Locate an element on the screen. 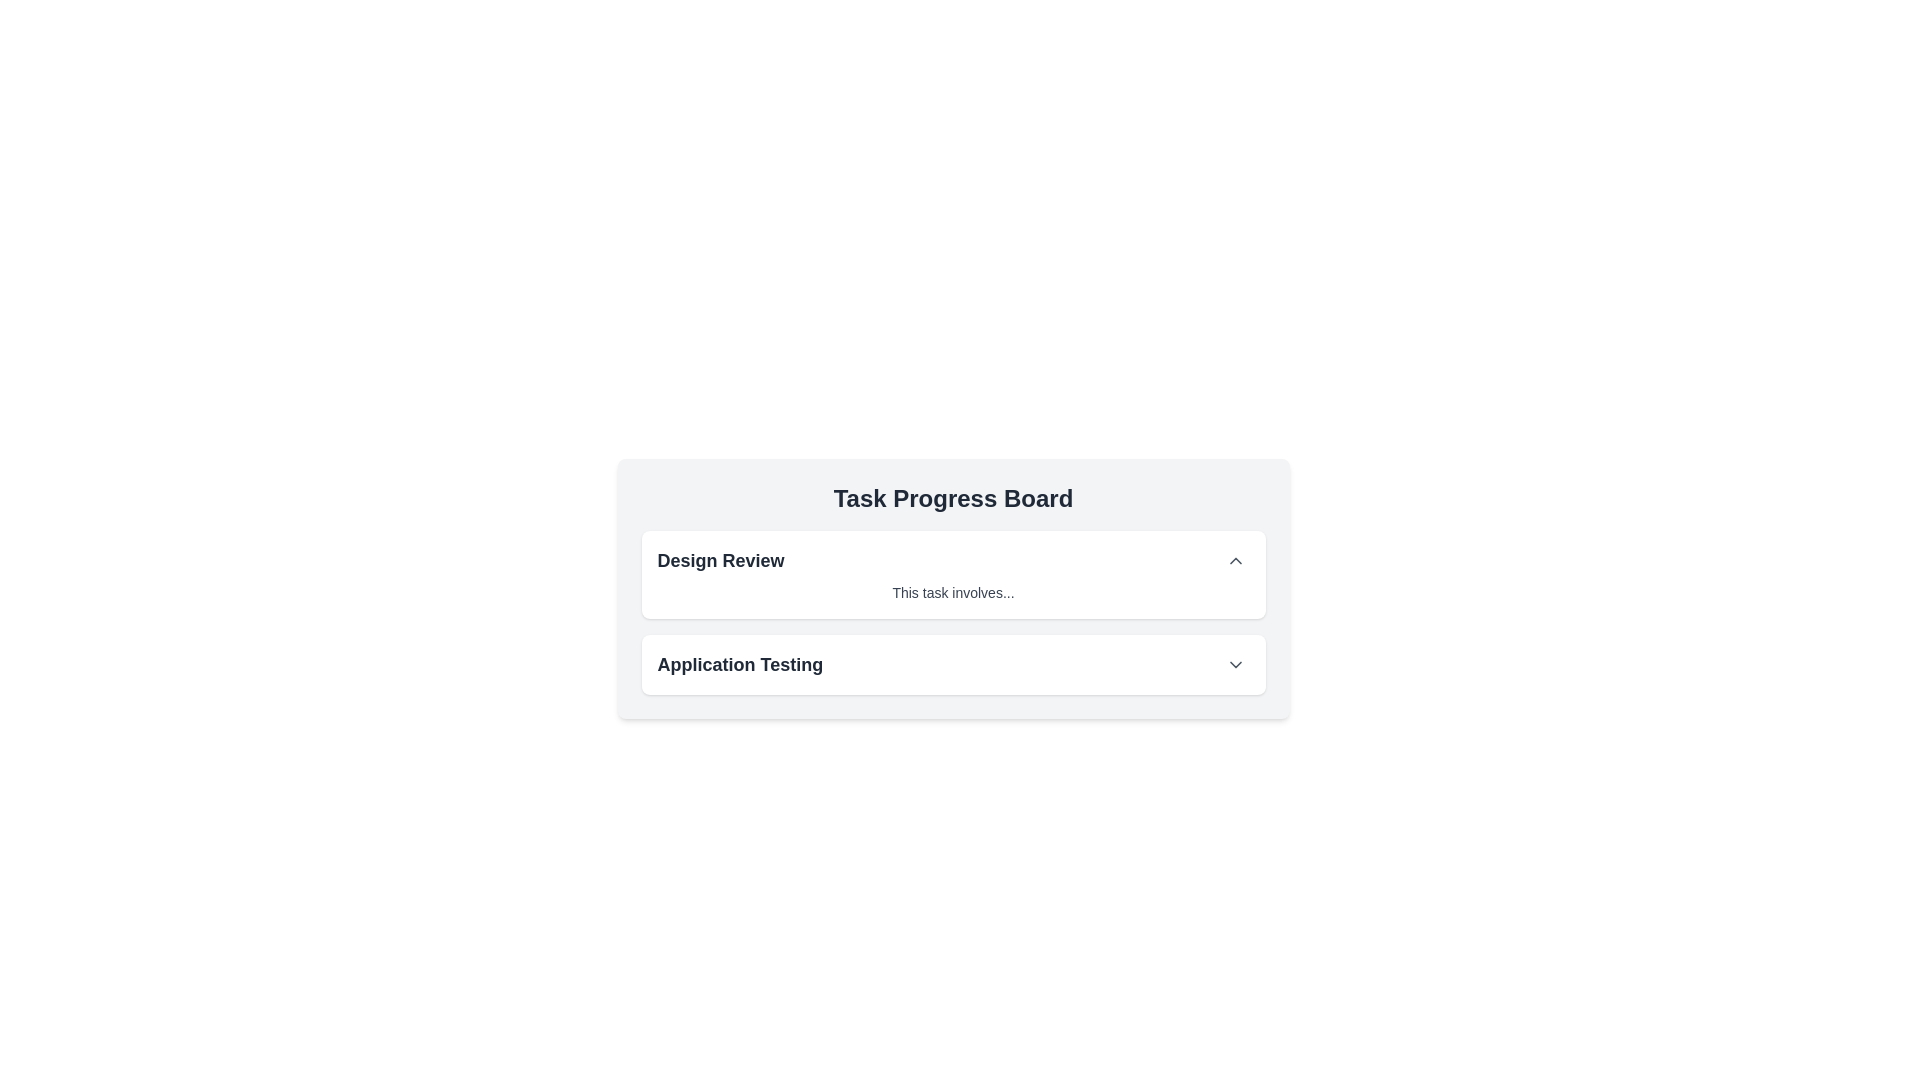 This screenshot has width=1920, height=1080. the Dropdown Selector Header labeled 'Application Testing' for keyboard navigation is located at coordinates (952, 664).